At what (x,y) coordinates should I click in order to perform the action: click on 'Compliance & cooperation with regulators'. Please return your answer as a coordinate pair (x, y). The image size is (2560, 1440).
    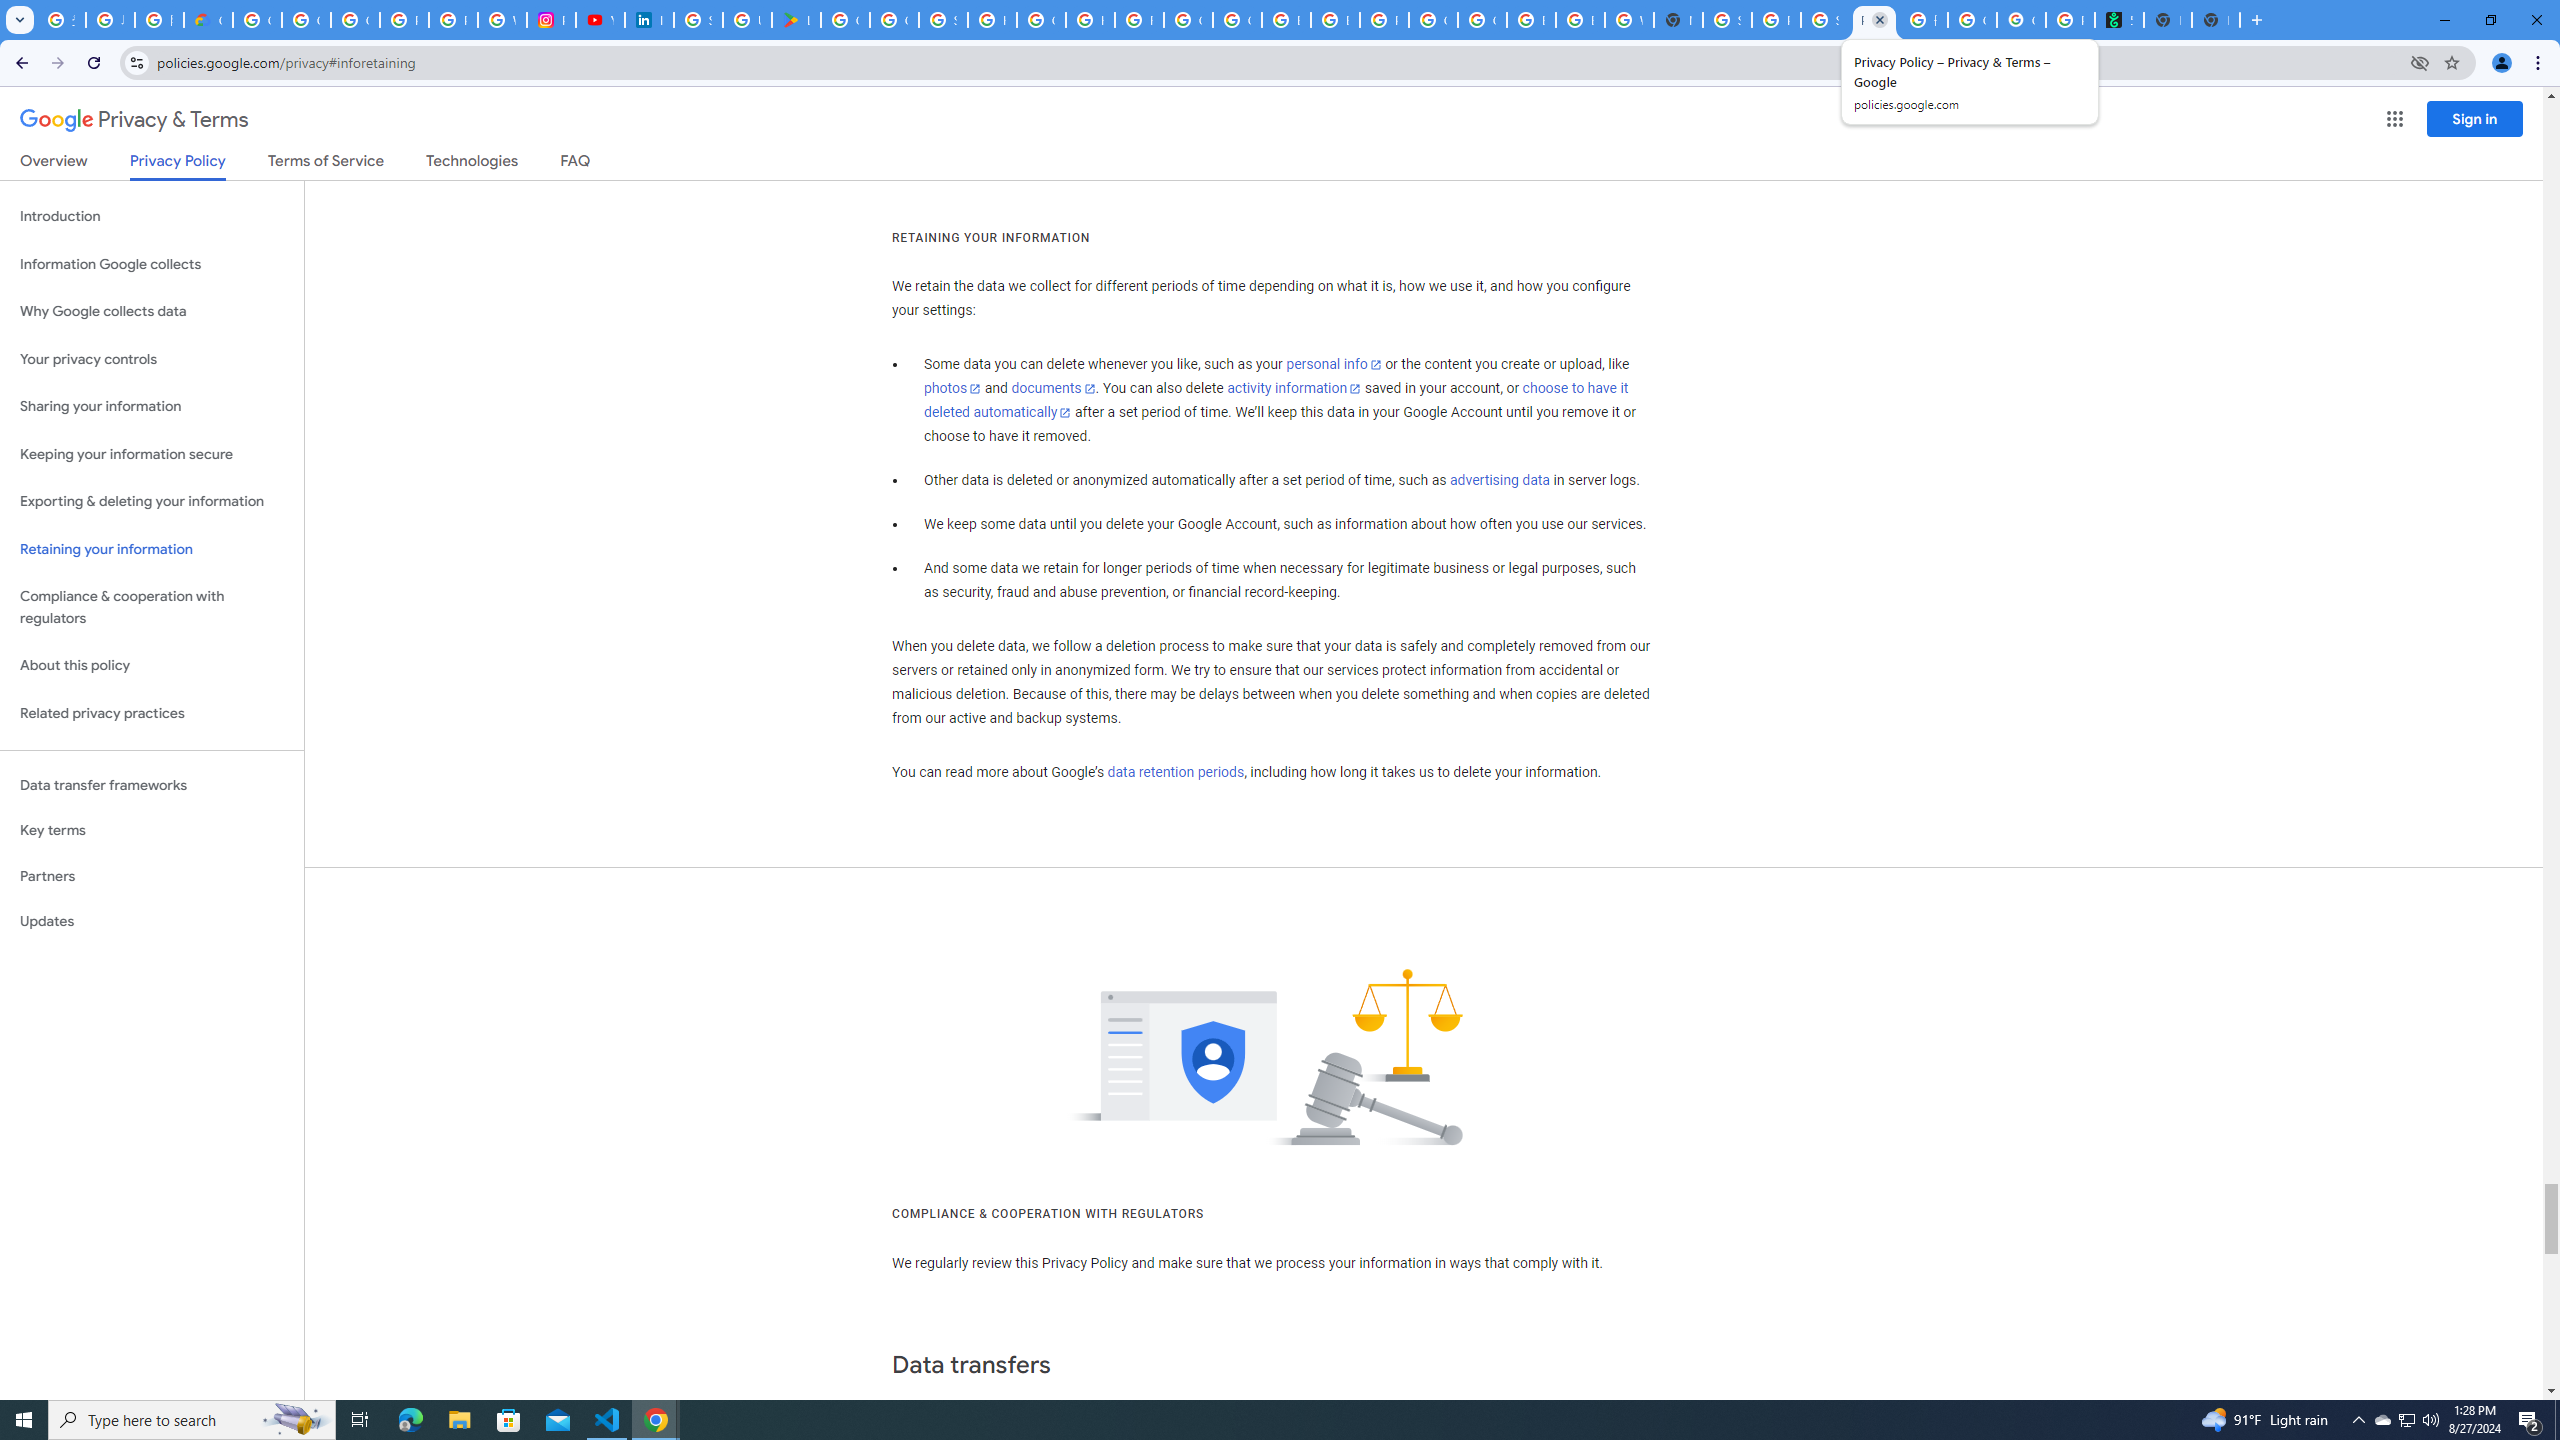
    Looking at the image, I should click on (151, 608).